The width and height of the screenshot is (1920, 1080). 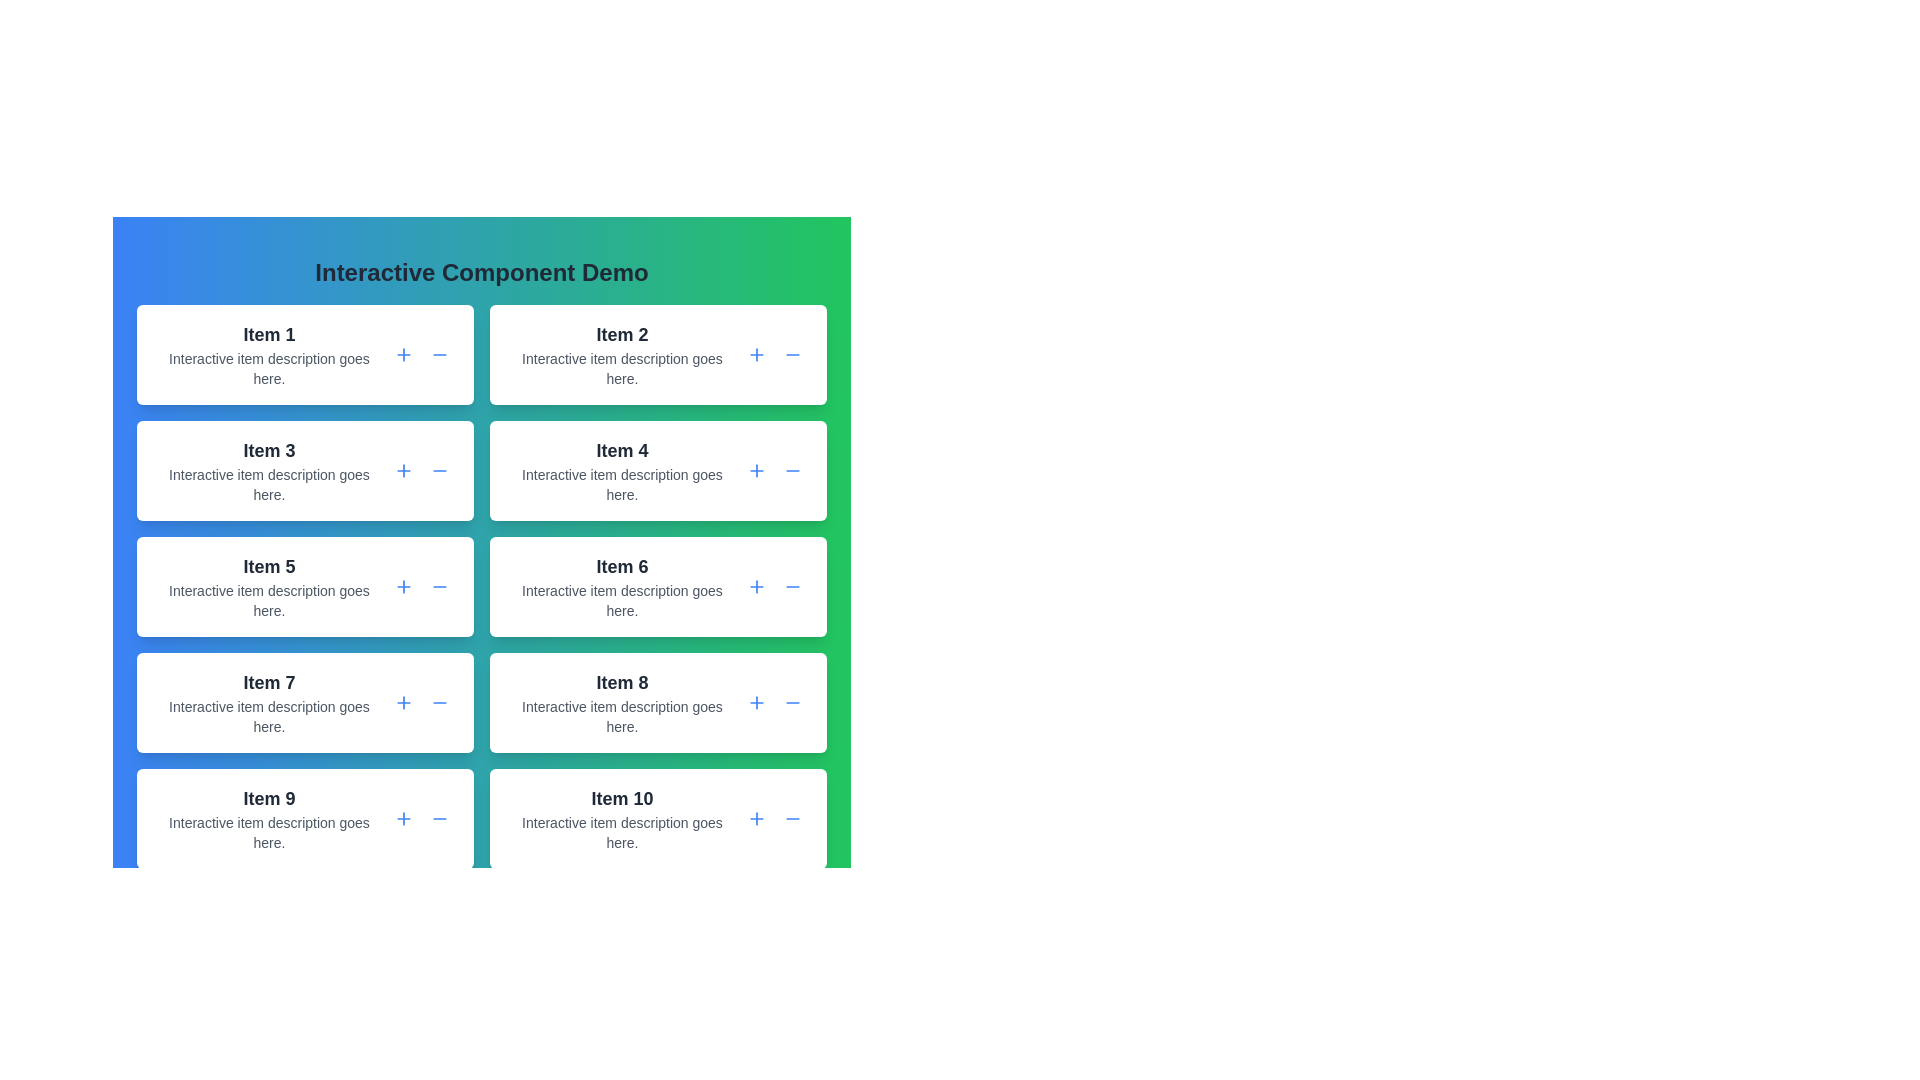 What do you see at coordinates (439, 585) in the screenshot?
I see `the subtraction icon located within the button to the right of the description for 'Item 5'` at bounding box center [439, 585].